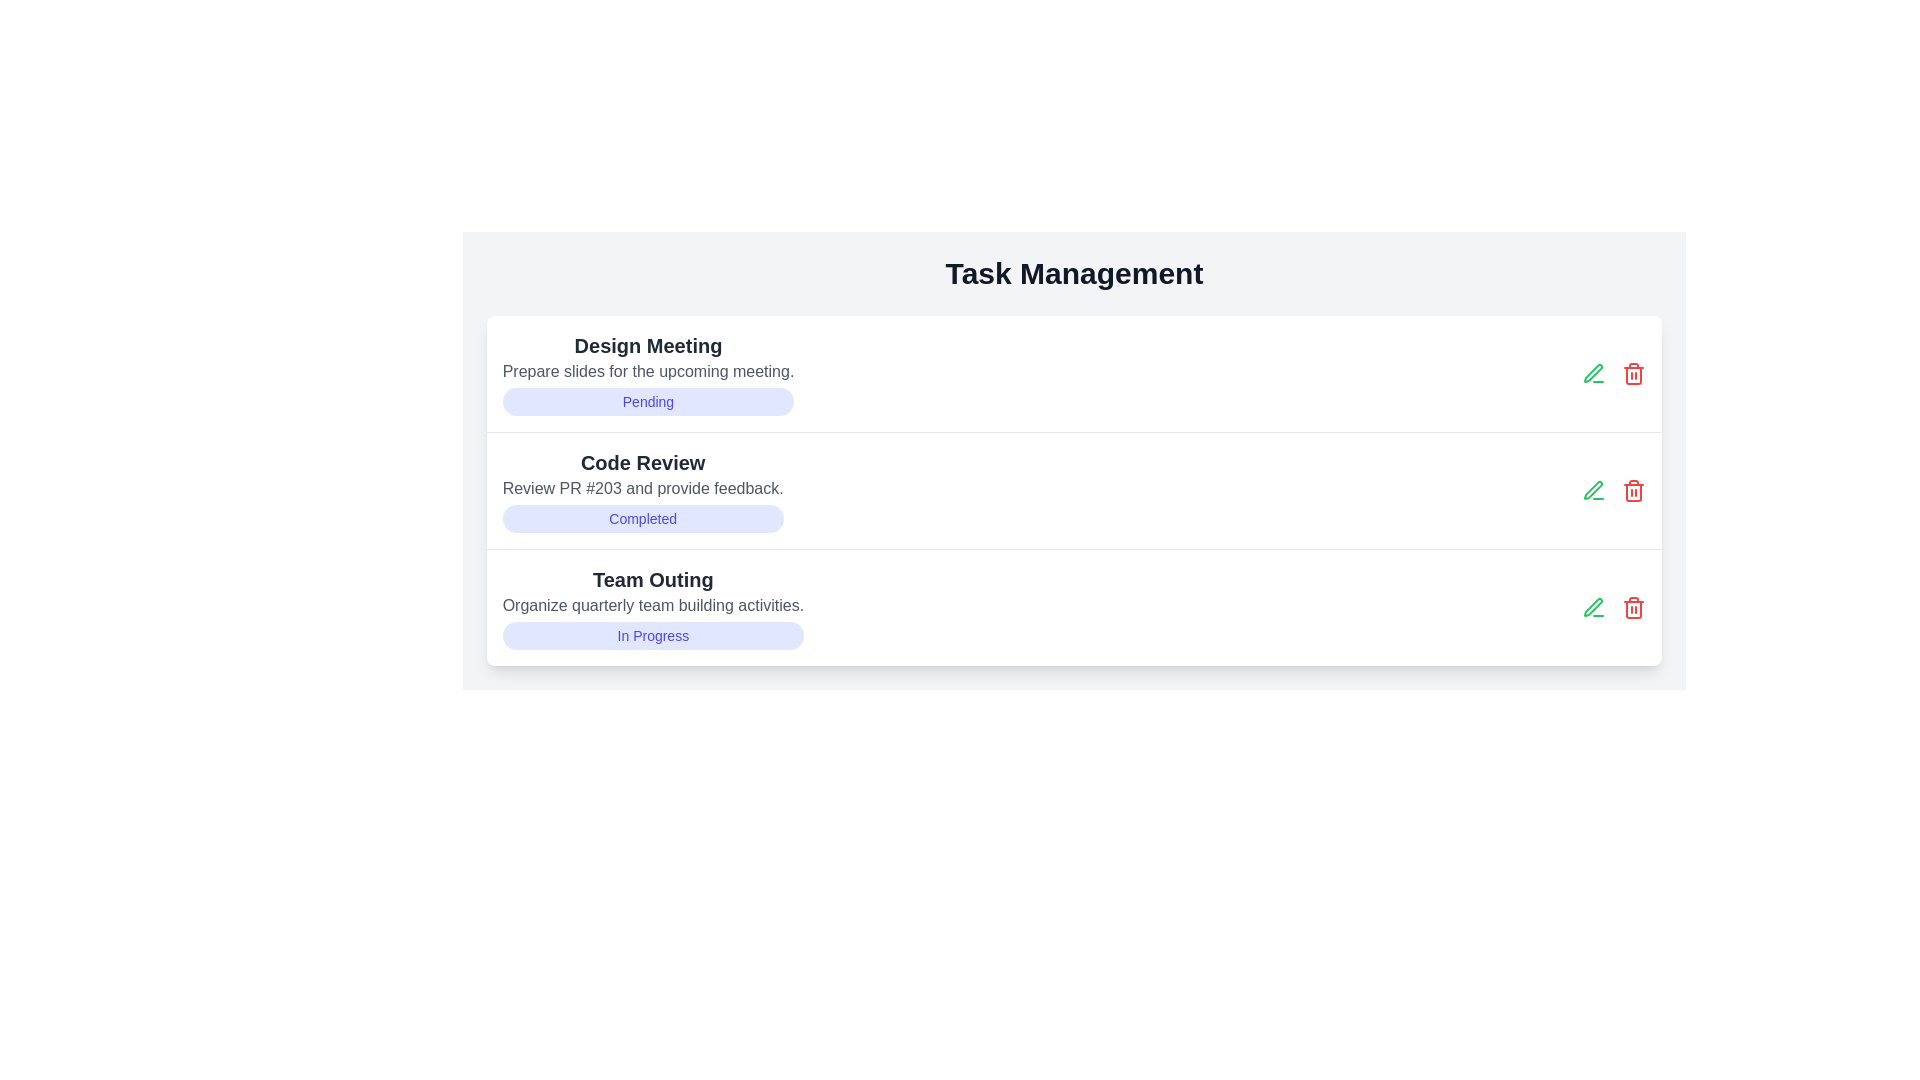  I want to click on the text element that contains the description 'Review PR #203 and provide feedback.', which is positioned beneath the 'Code Review' header and above the 'Completed' status badge, so click(643, 489).